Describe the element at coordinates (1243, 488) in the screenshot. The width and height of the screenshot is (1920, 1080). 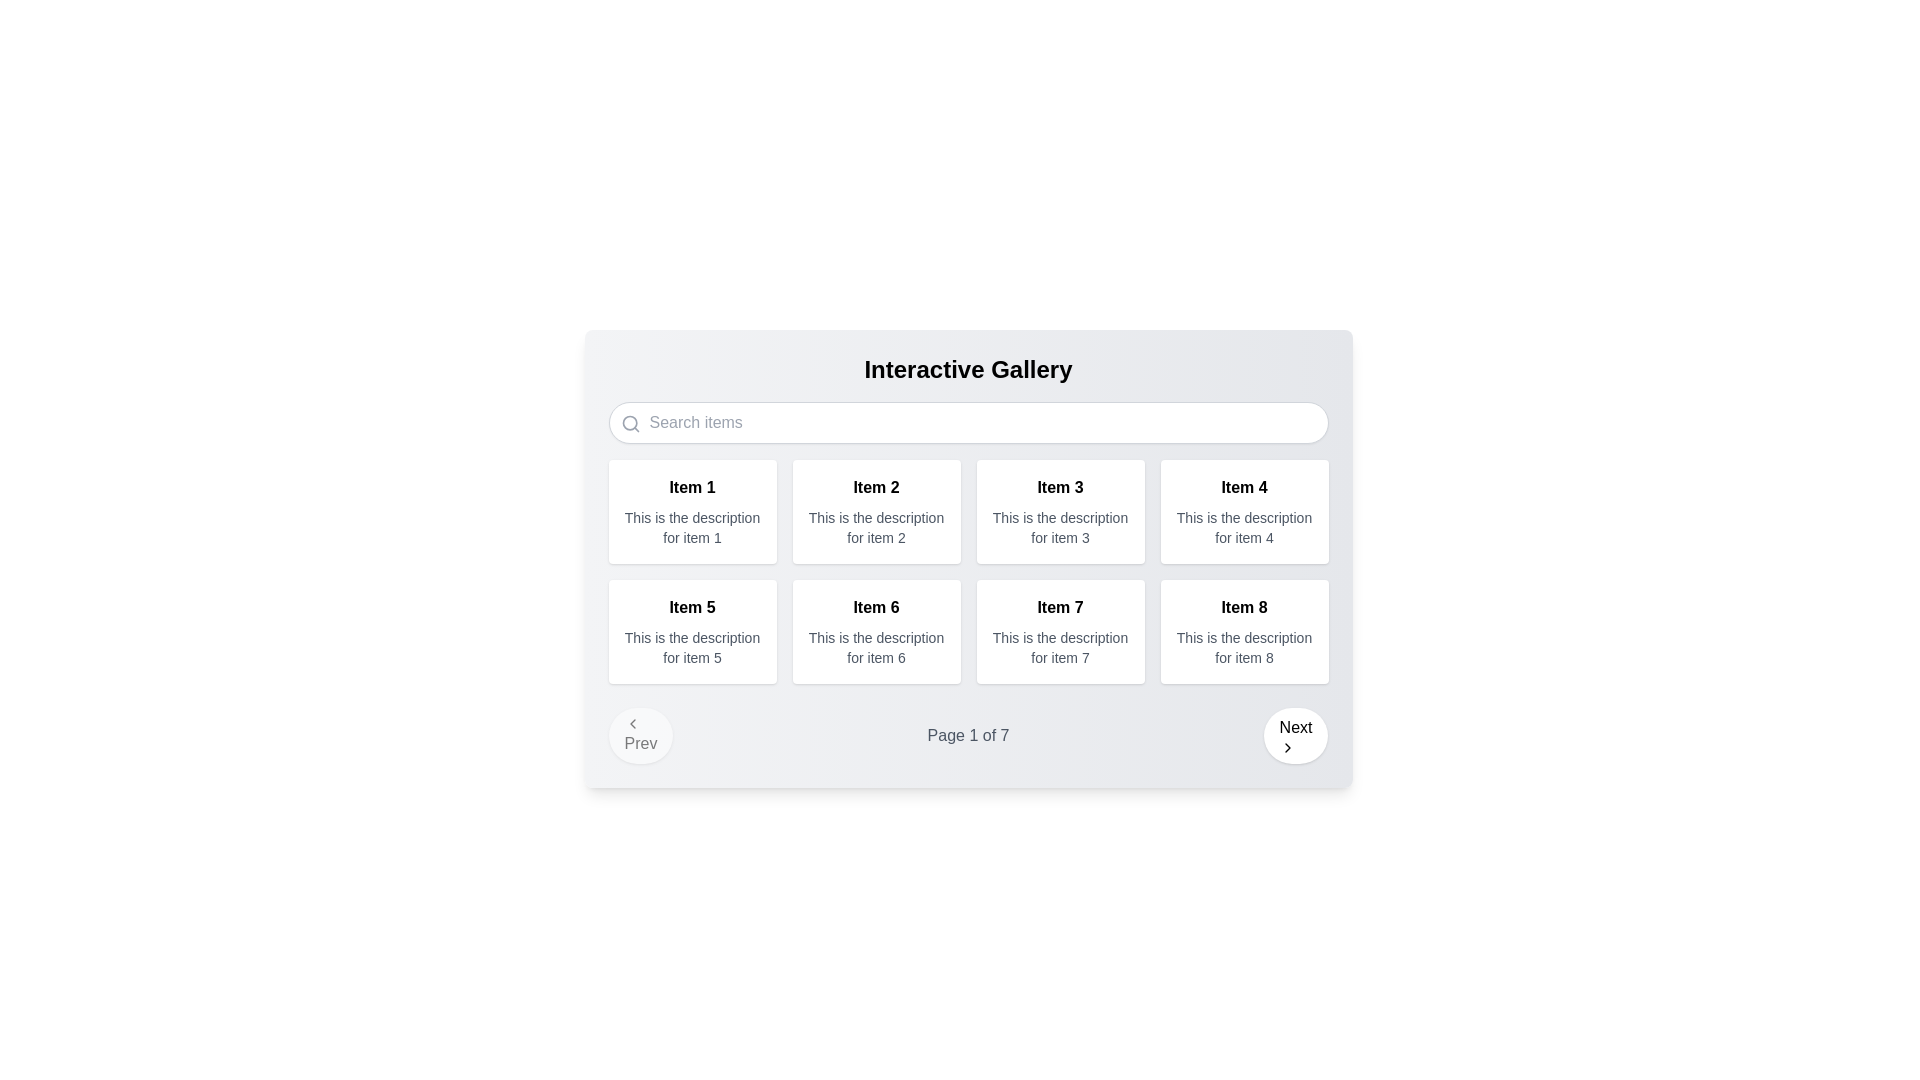
I see `the title text label of the fourth card in the grid layout, which serves as the heading for the item and is positioned above the description text` at that location.